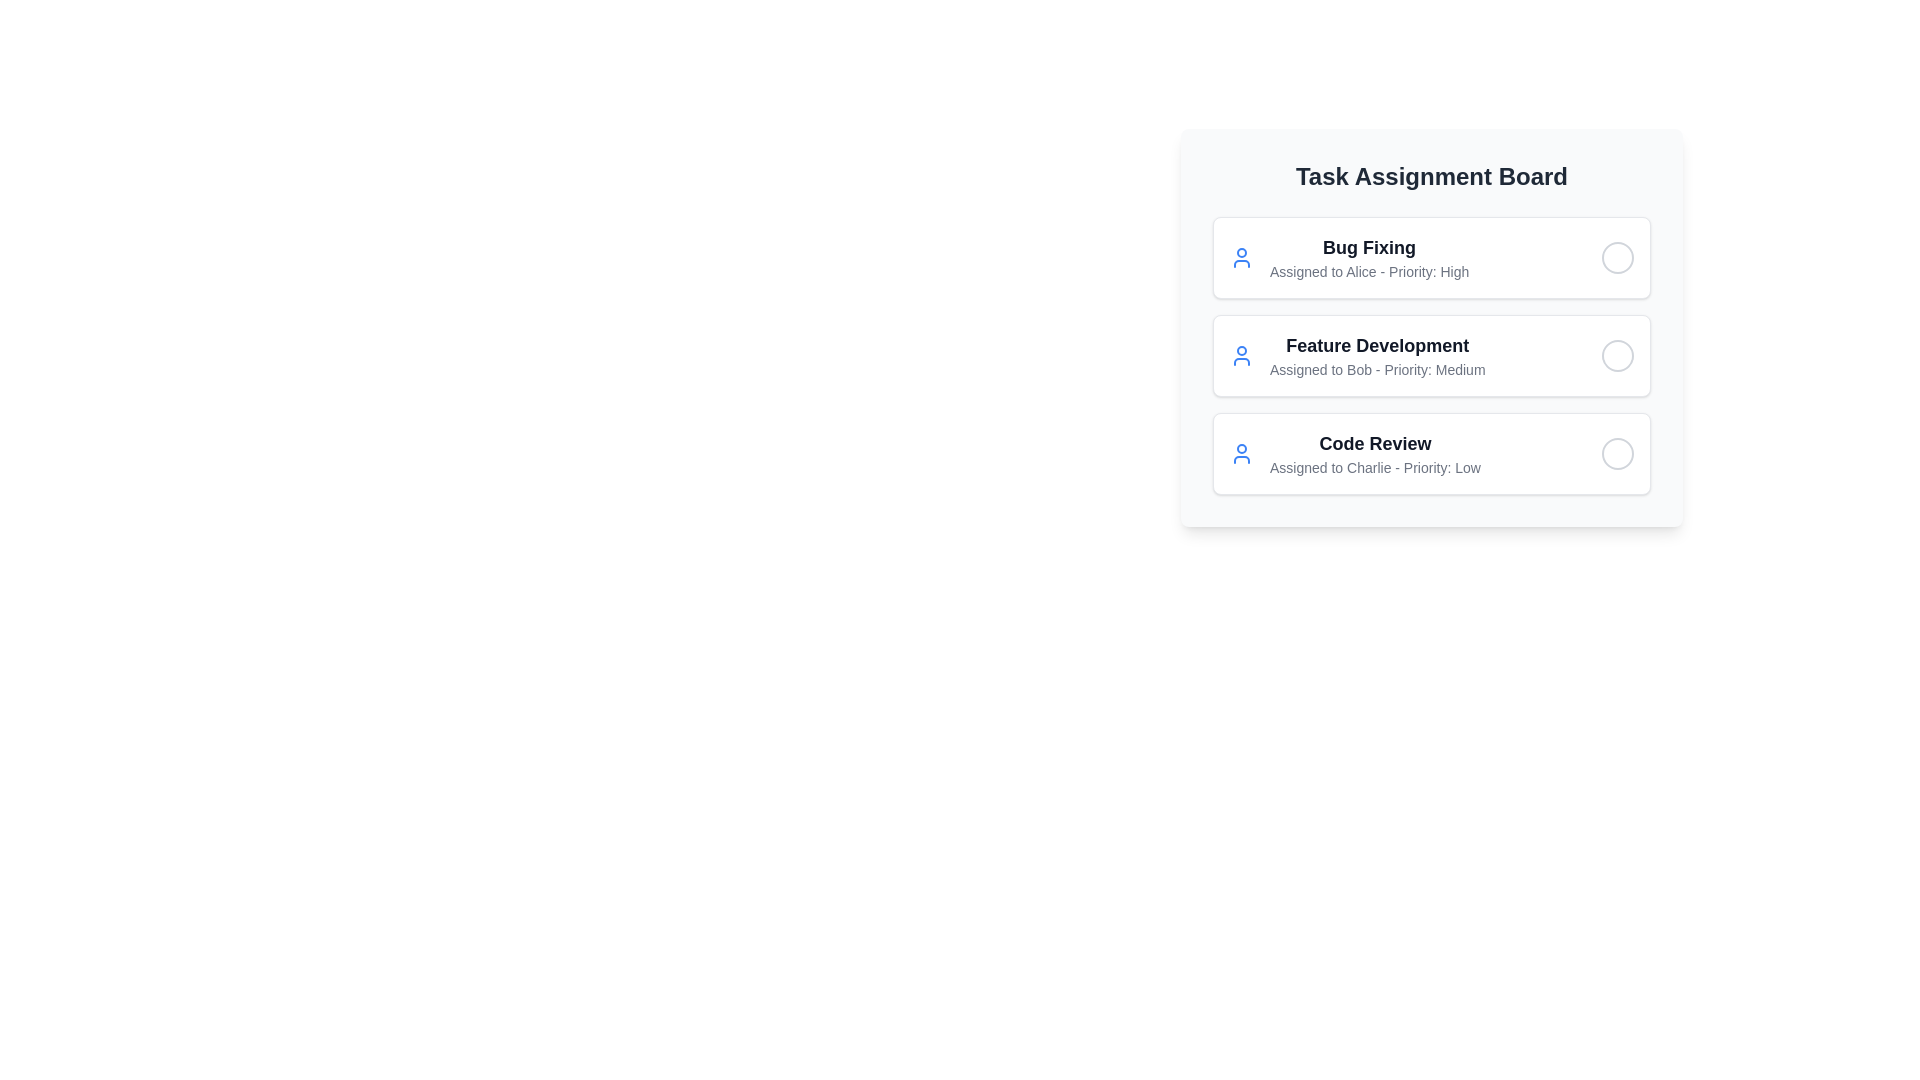 Image resolution: width=1920 pixels, height=1080 pixels. Describe the element at coordinates (1373, 454) in the screenshot. I see `the text block displaying task information for 'Code Review'` at that location.